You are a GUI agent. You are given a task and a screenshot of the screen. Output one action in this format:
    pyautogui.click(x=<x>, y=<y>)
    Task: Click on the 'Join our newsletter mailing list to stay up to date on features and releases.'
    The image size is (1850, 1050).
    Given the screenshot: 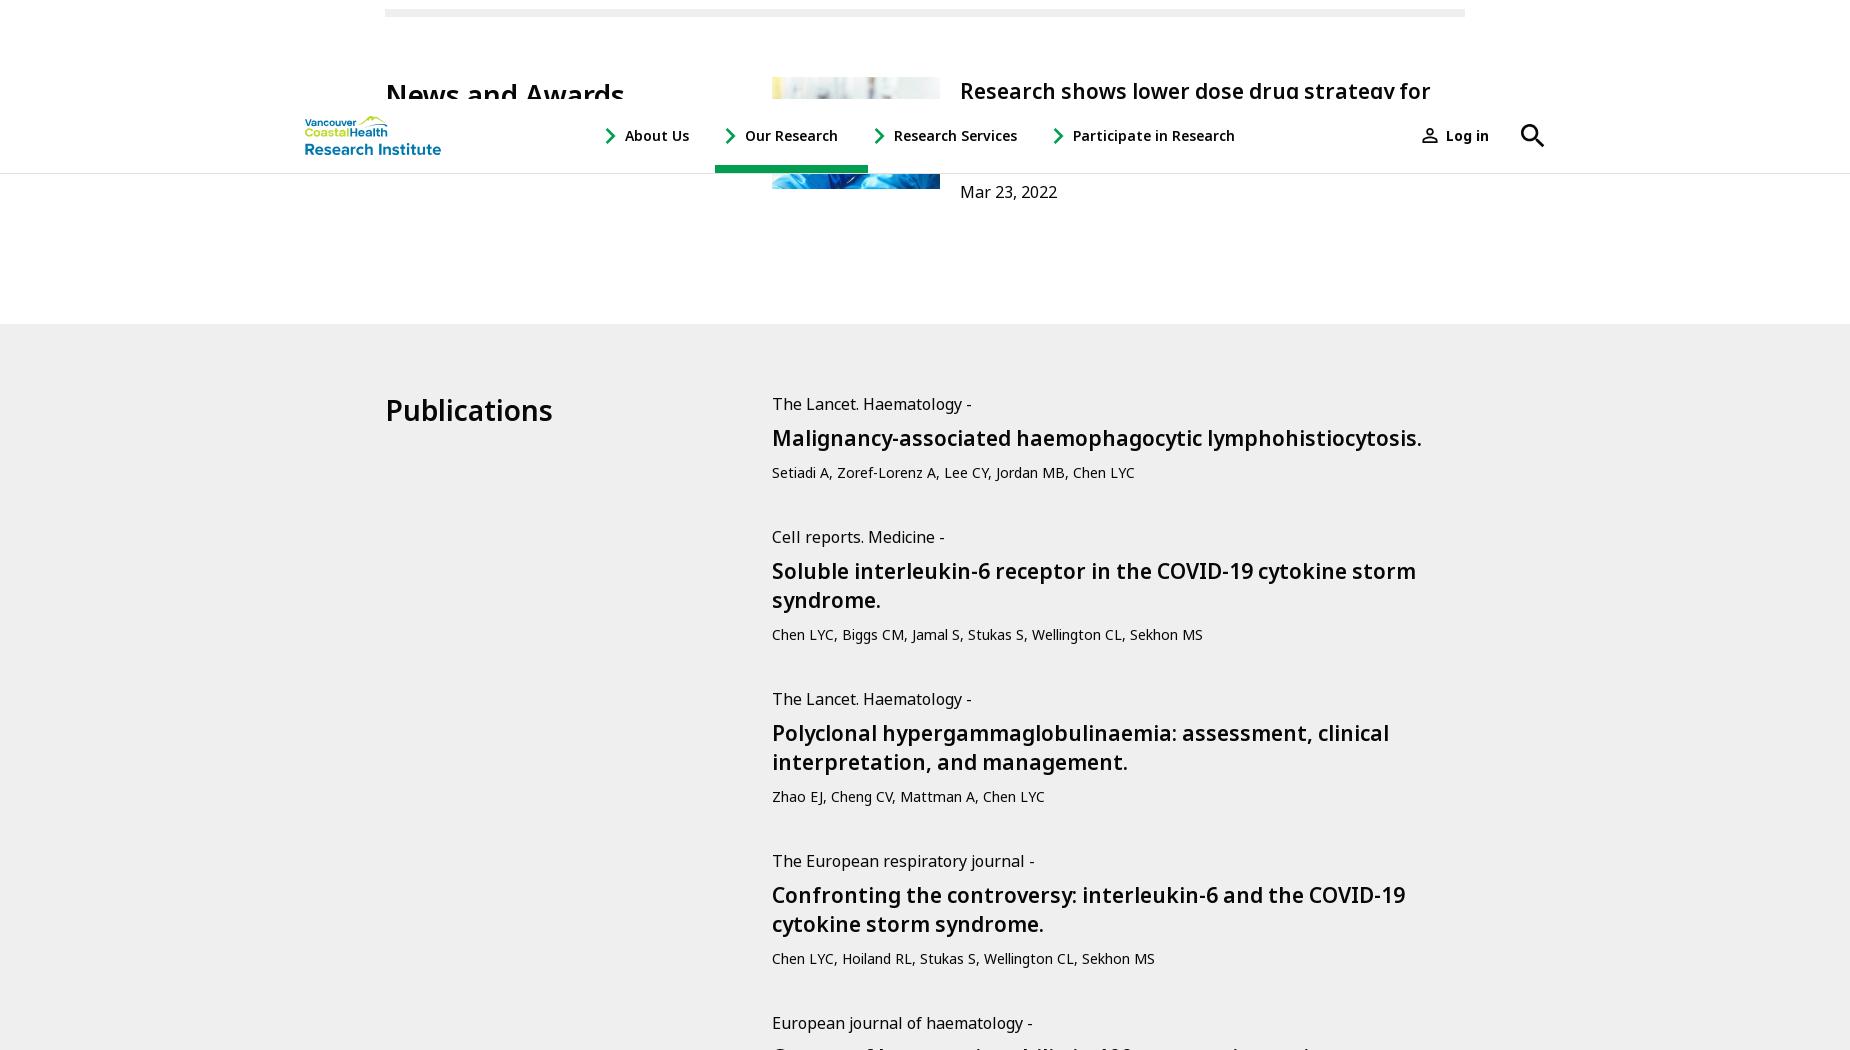 What is the action you would take?
    pyautogui.click(x=555, y=597)
    